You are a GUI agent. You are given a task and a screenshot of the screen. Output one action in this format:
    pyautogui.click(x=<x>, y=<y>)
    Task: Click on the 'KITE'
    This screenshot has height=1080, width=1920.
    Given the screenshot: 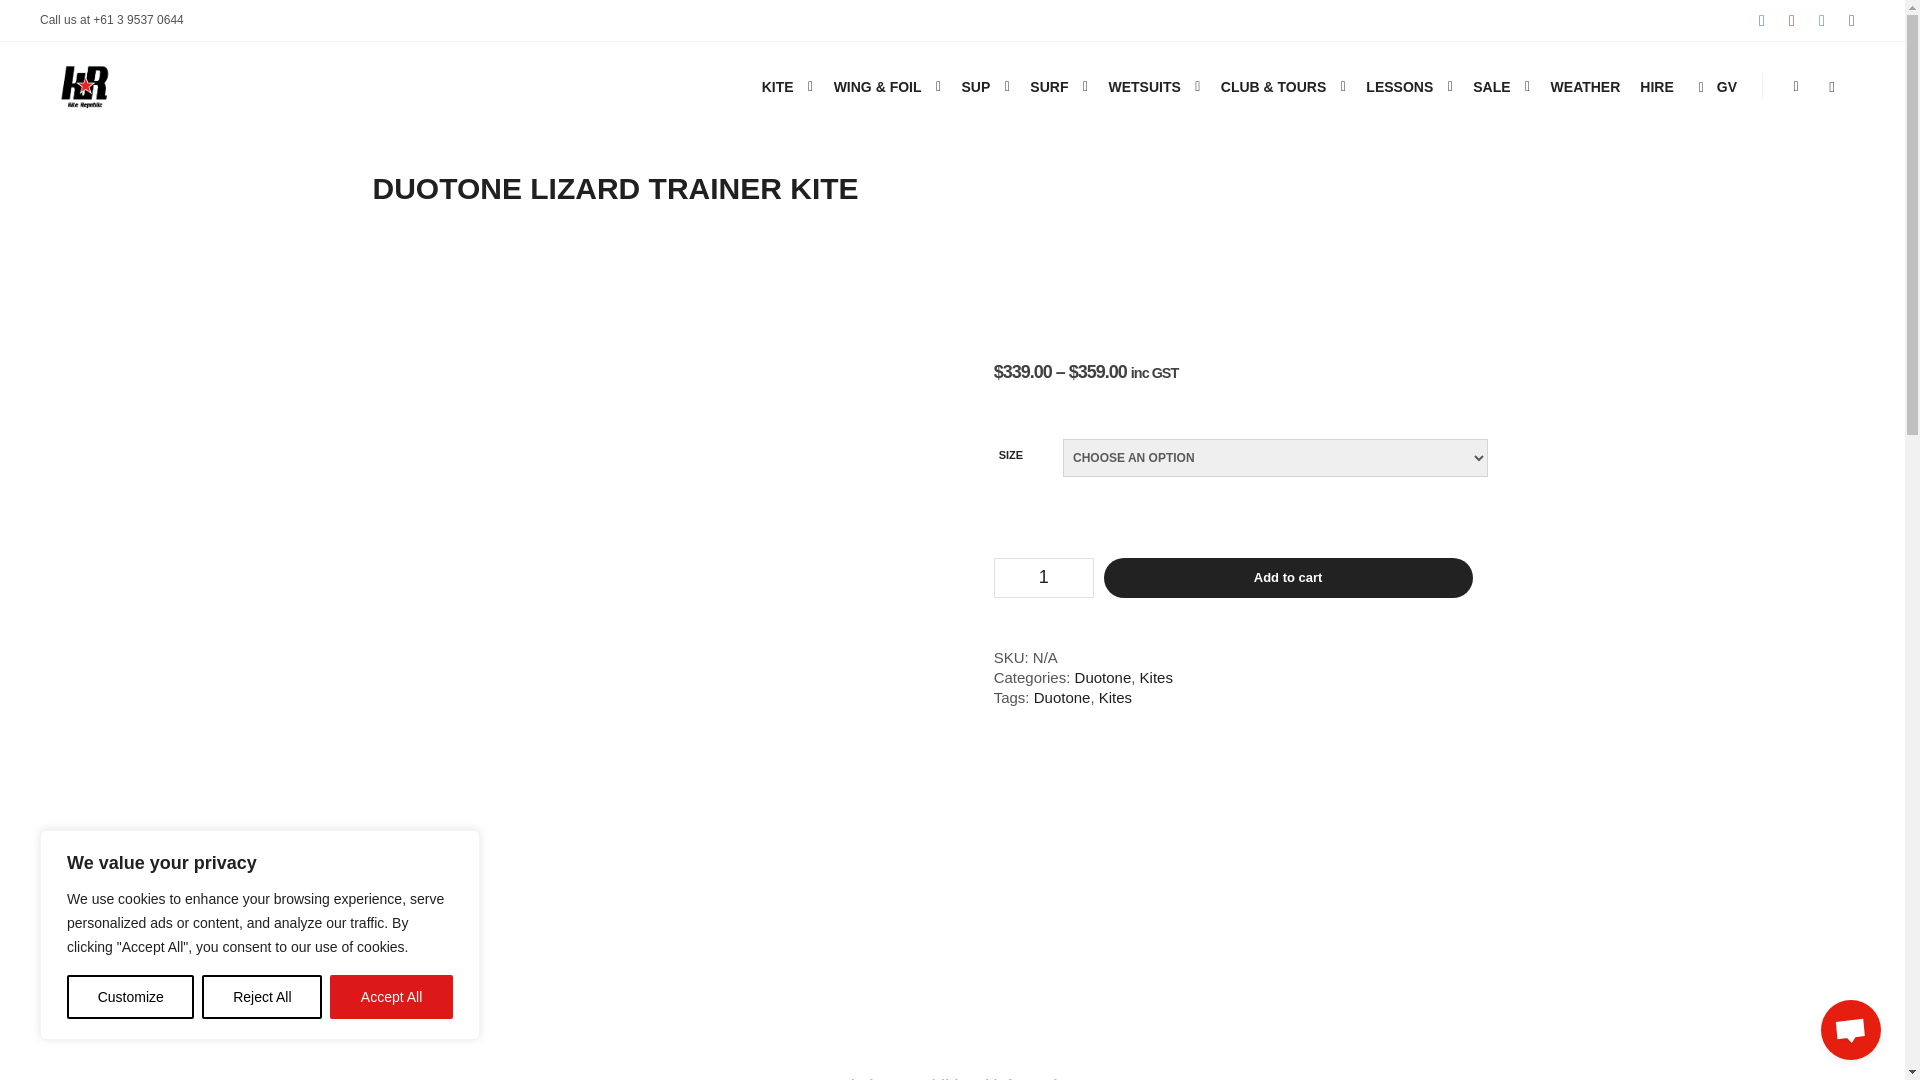 What is the action you would take?
    pyautogui.click(x=773, y=86)
    